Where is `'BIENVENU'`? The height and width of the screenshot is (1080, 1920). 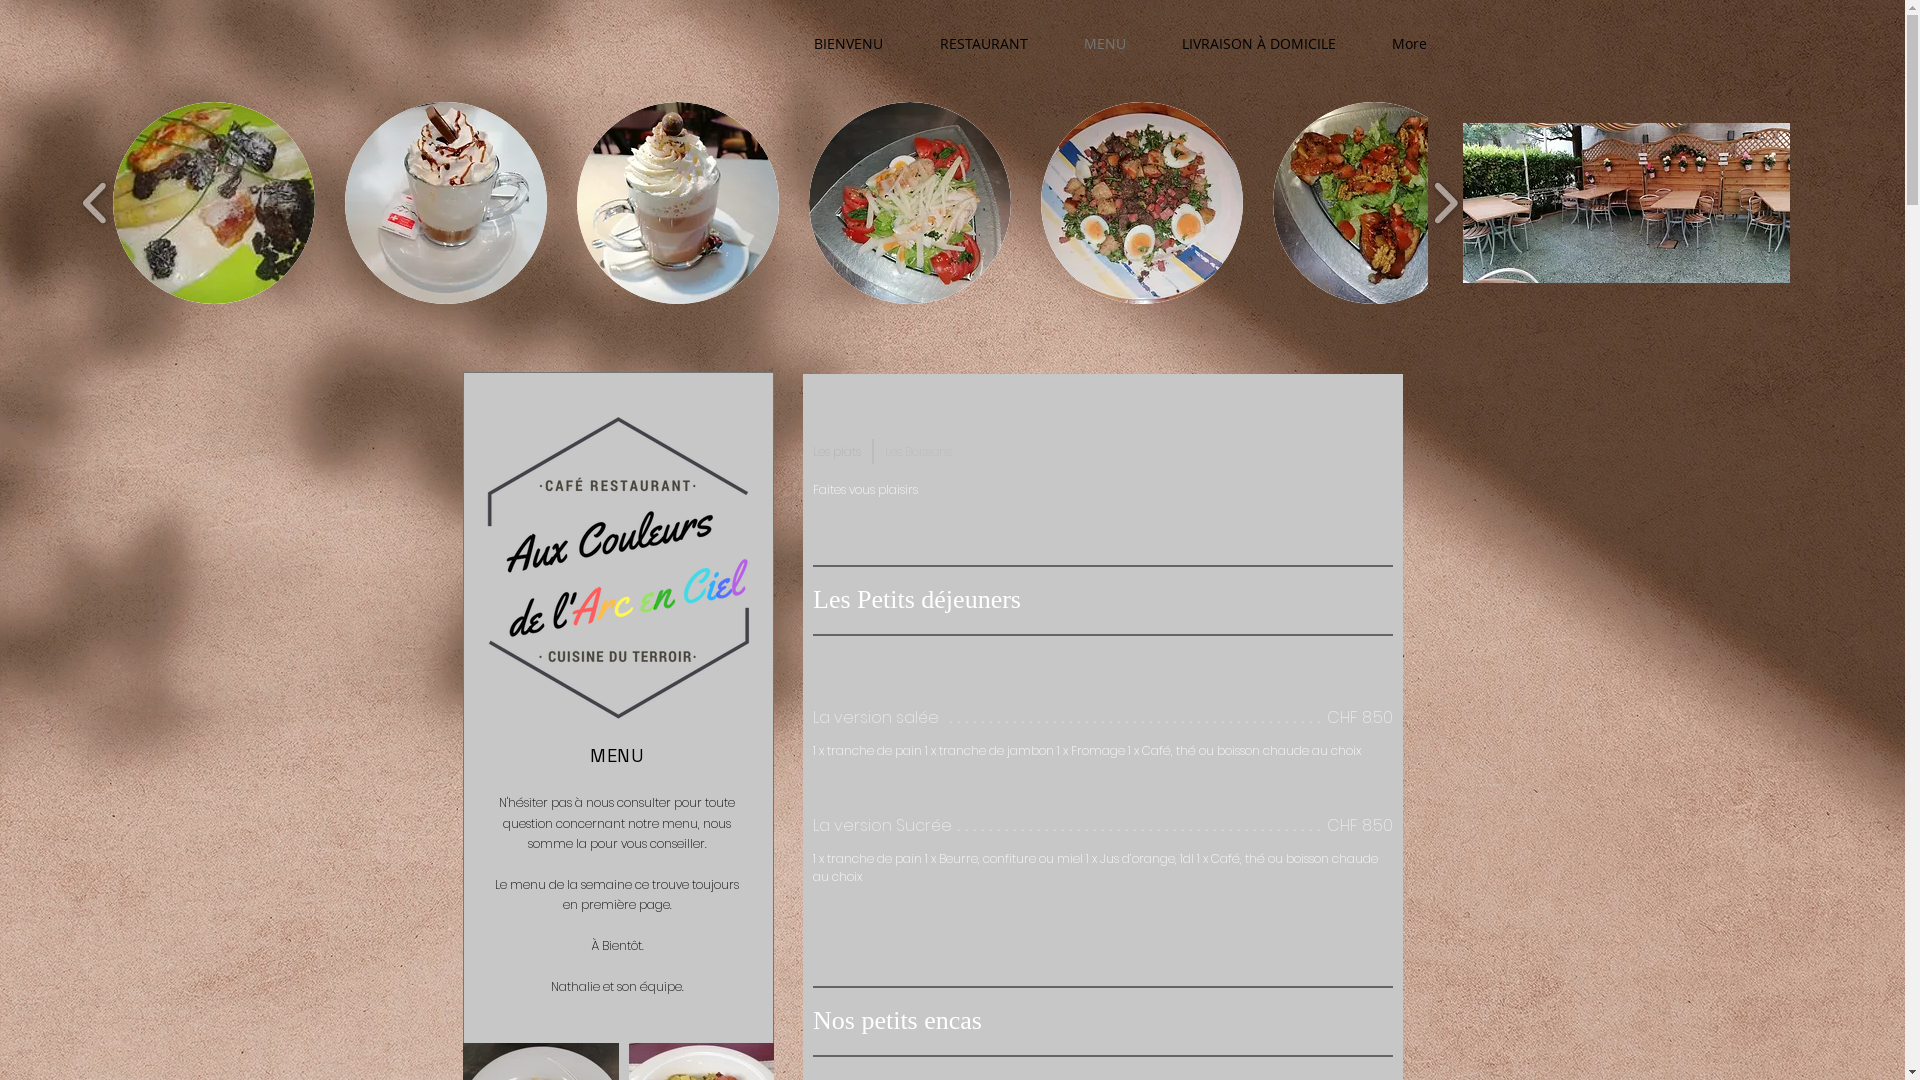 'BIENVENU' is located at coordinates (849, 43).